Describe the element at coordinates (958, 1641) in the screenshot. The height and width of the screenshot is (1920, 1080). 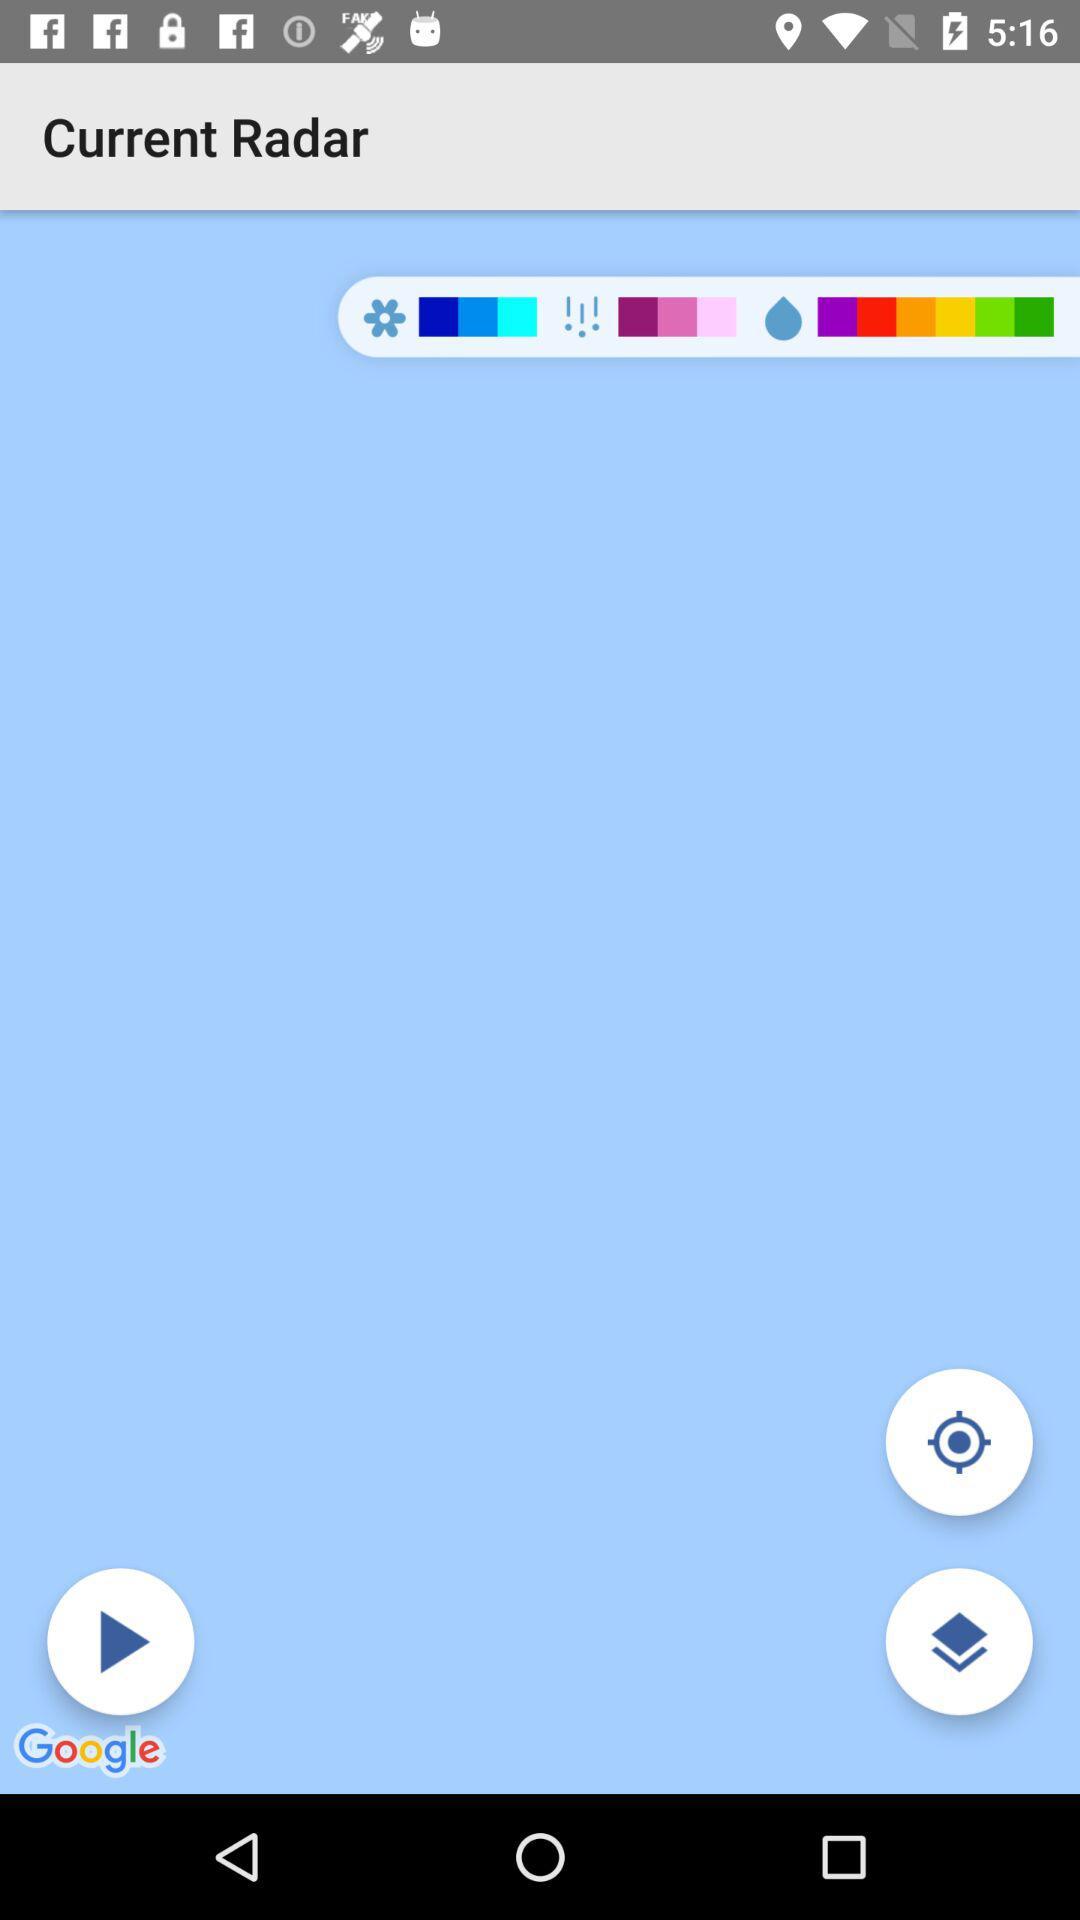
I see `the layers icon` at that location.